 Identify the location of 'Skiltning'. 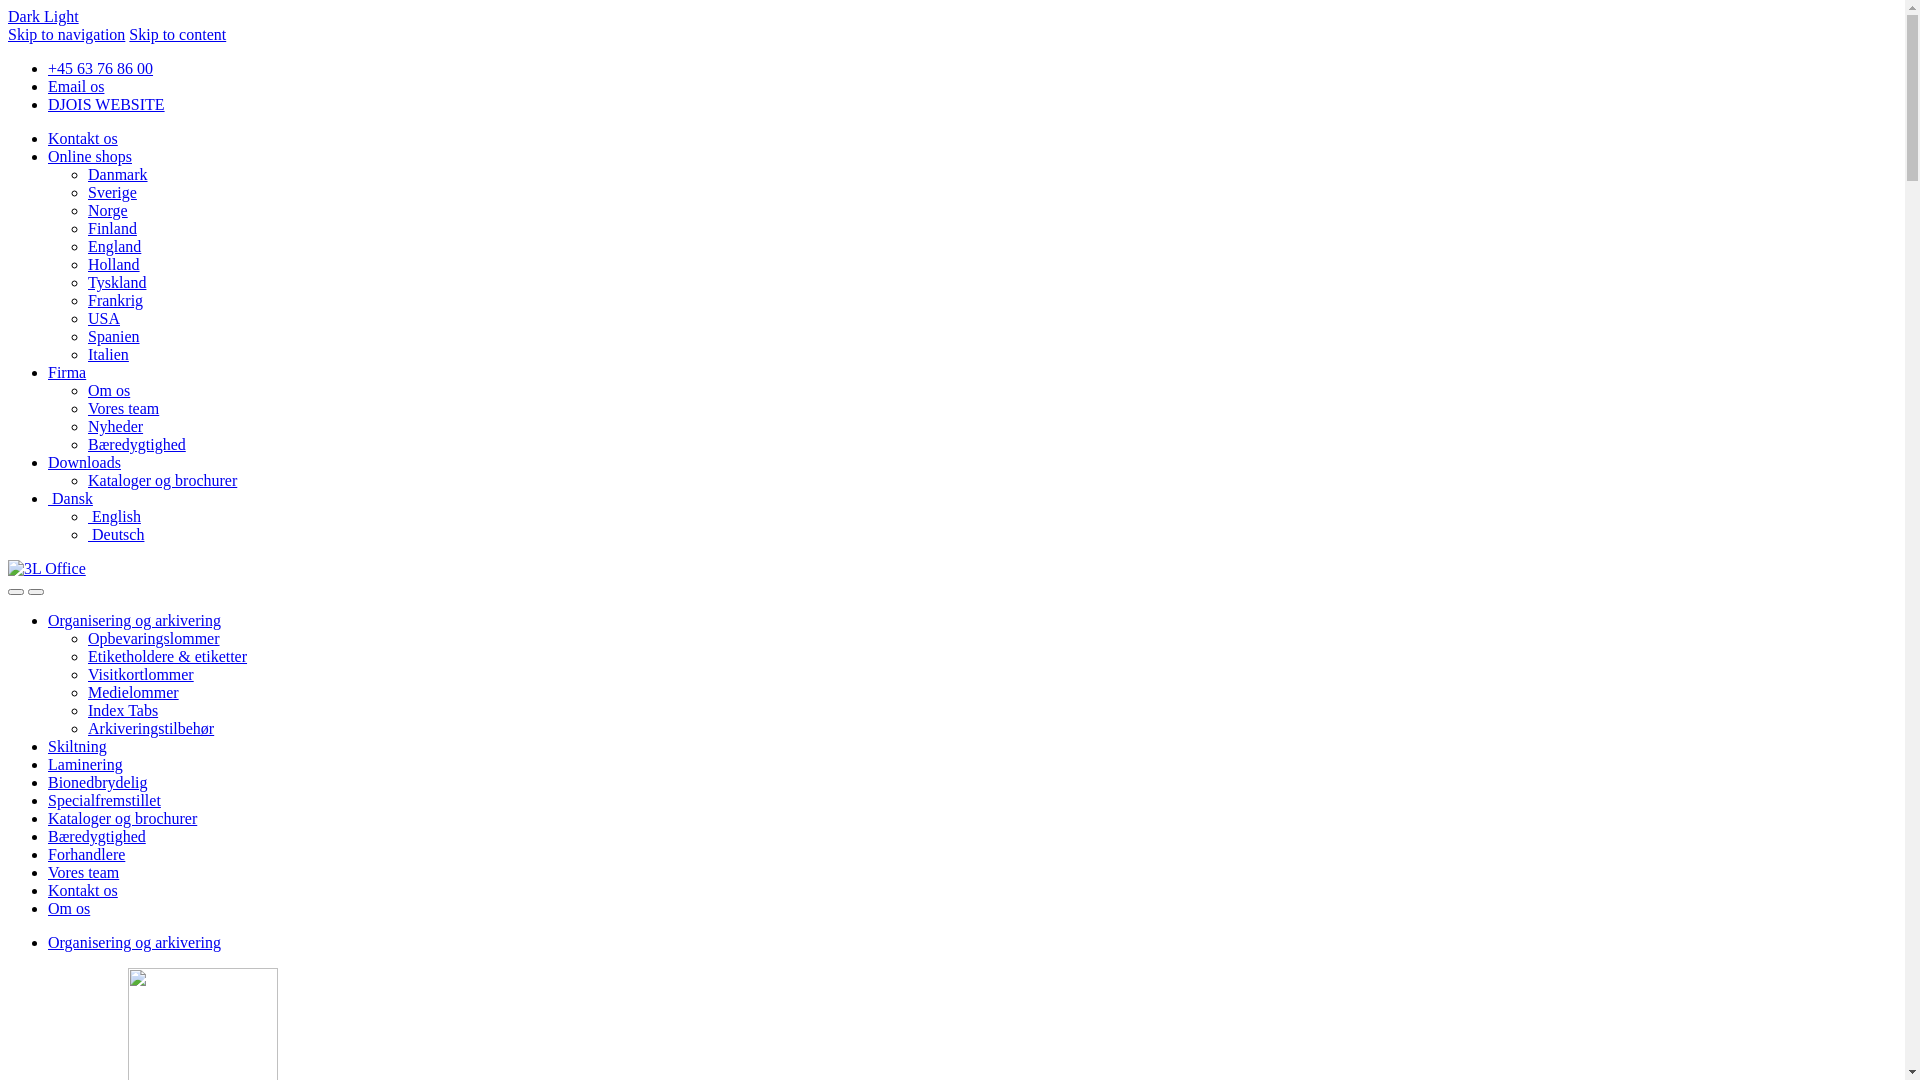
(77, 746).